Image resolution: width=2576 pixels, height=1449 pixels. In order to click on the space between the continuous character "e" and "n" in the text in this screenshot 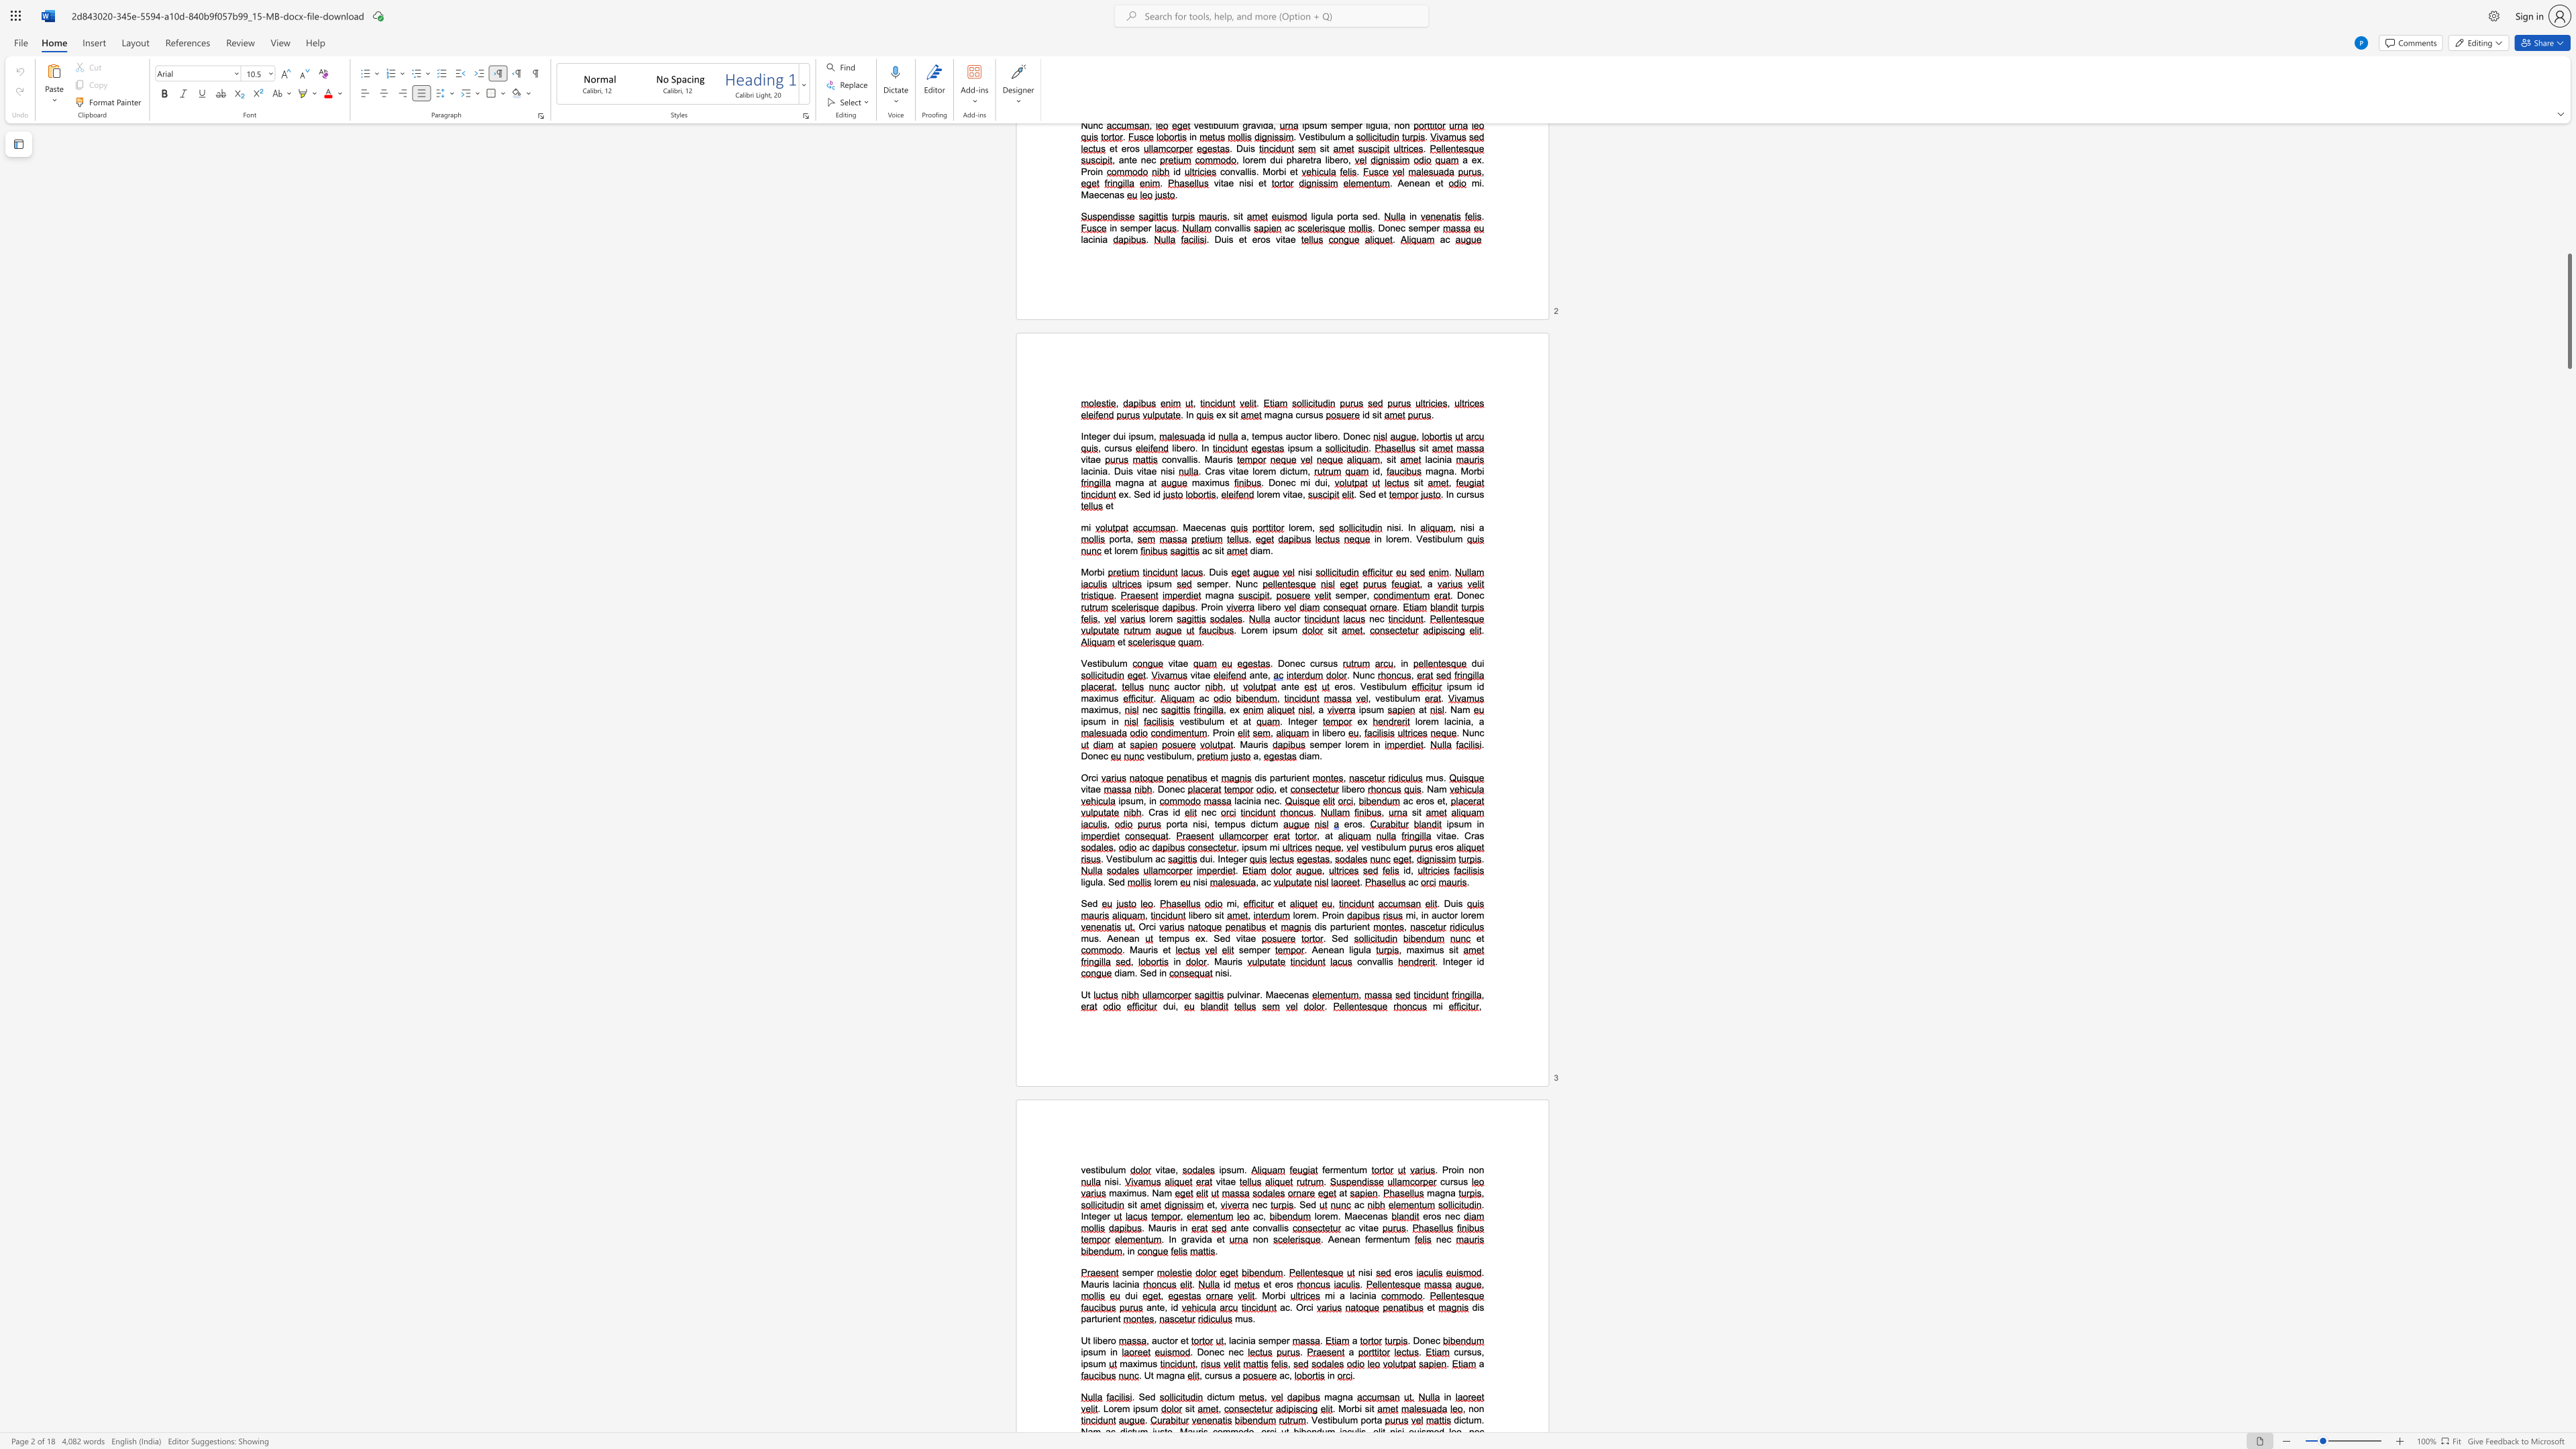, I will do `click(1301, 776)`.